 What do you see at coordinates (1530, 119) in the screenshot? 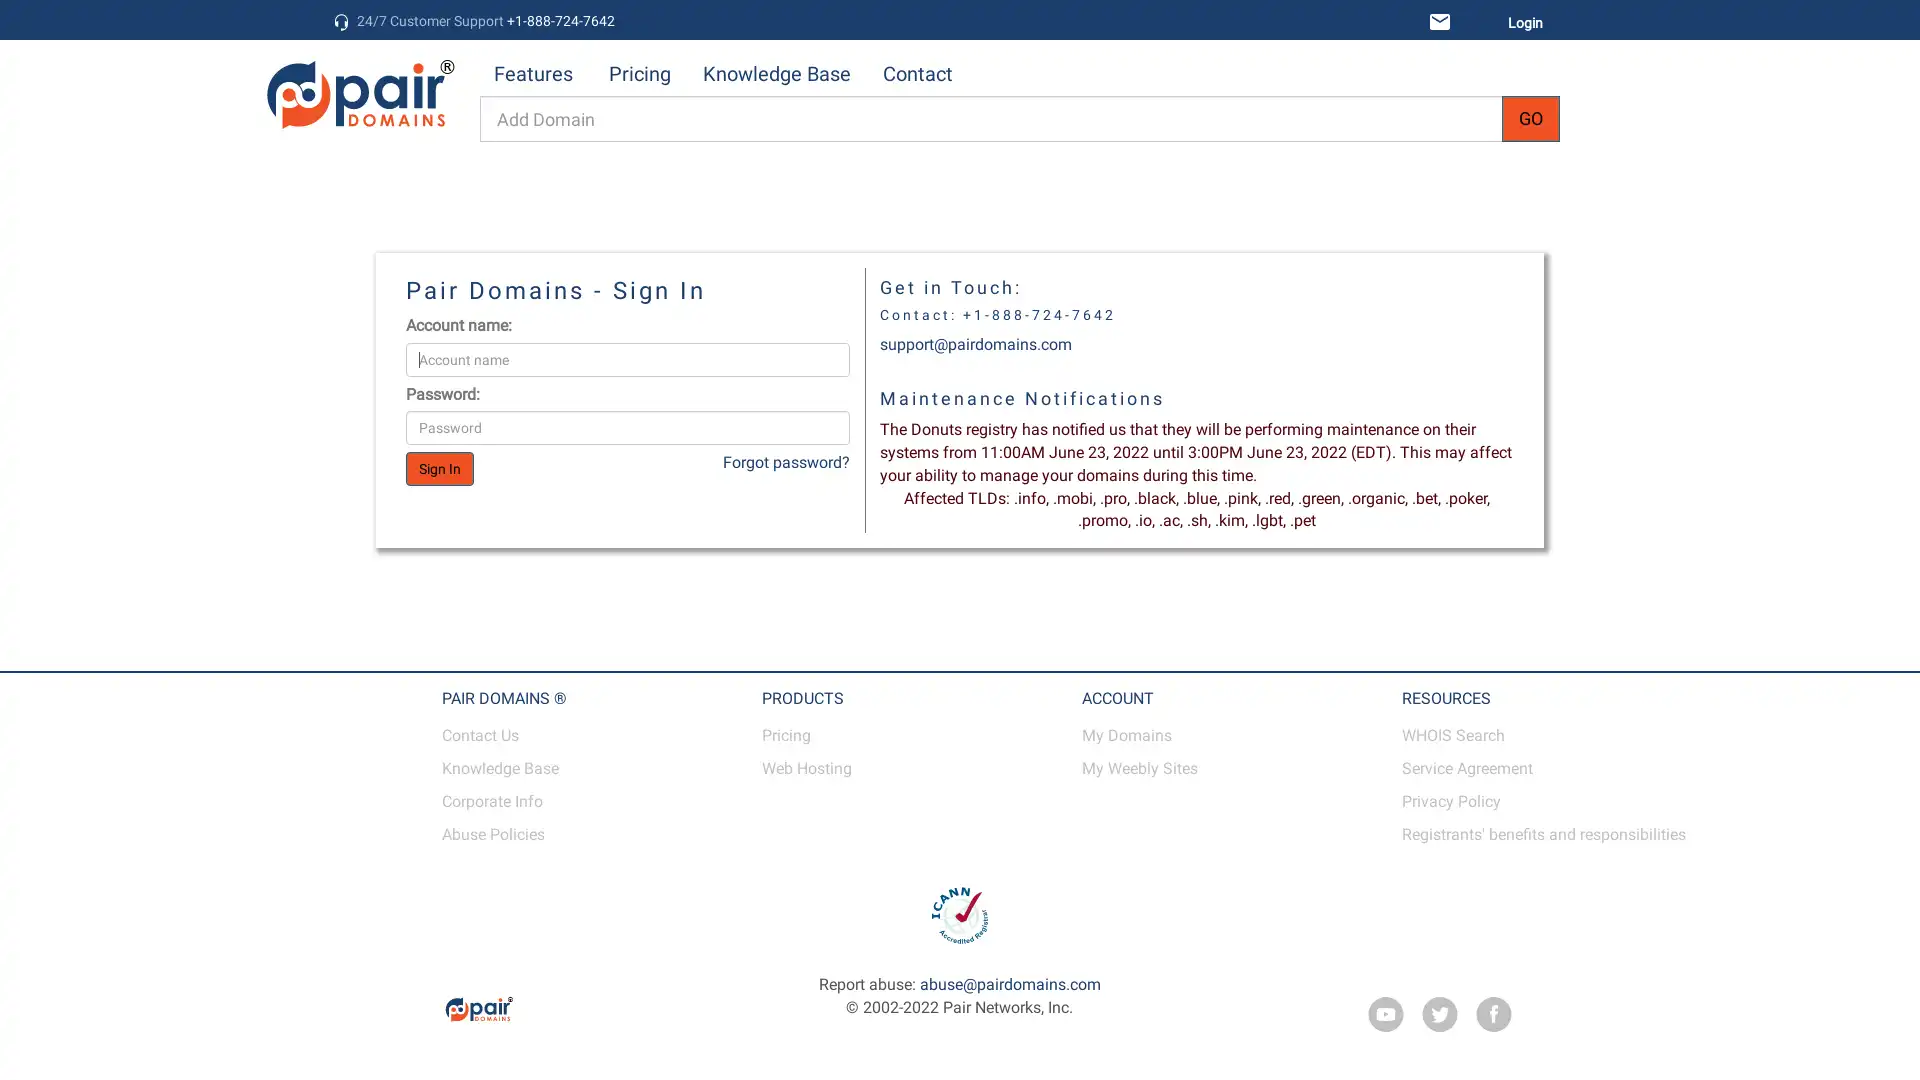
I see `GO` at bounding box center [1530, 119].